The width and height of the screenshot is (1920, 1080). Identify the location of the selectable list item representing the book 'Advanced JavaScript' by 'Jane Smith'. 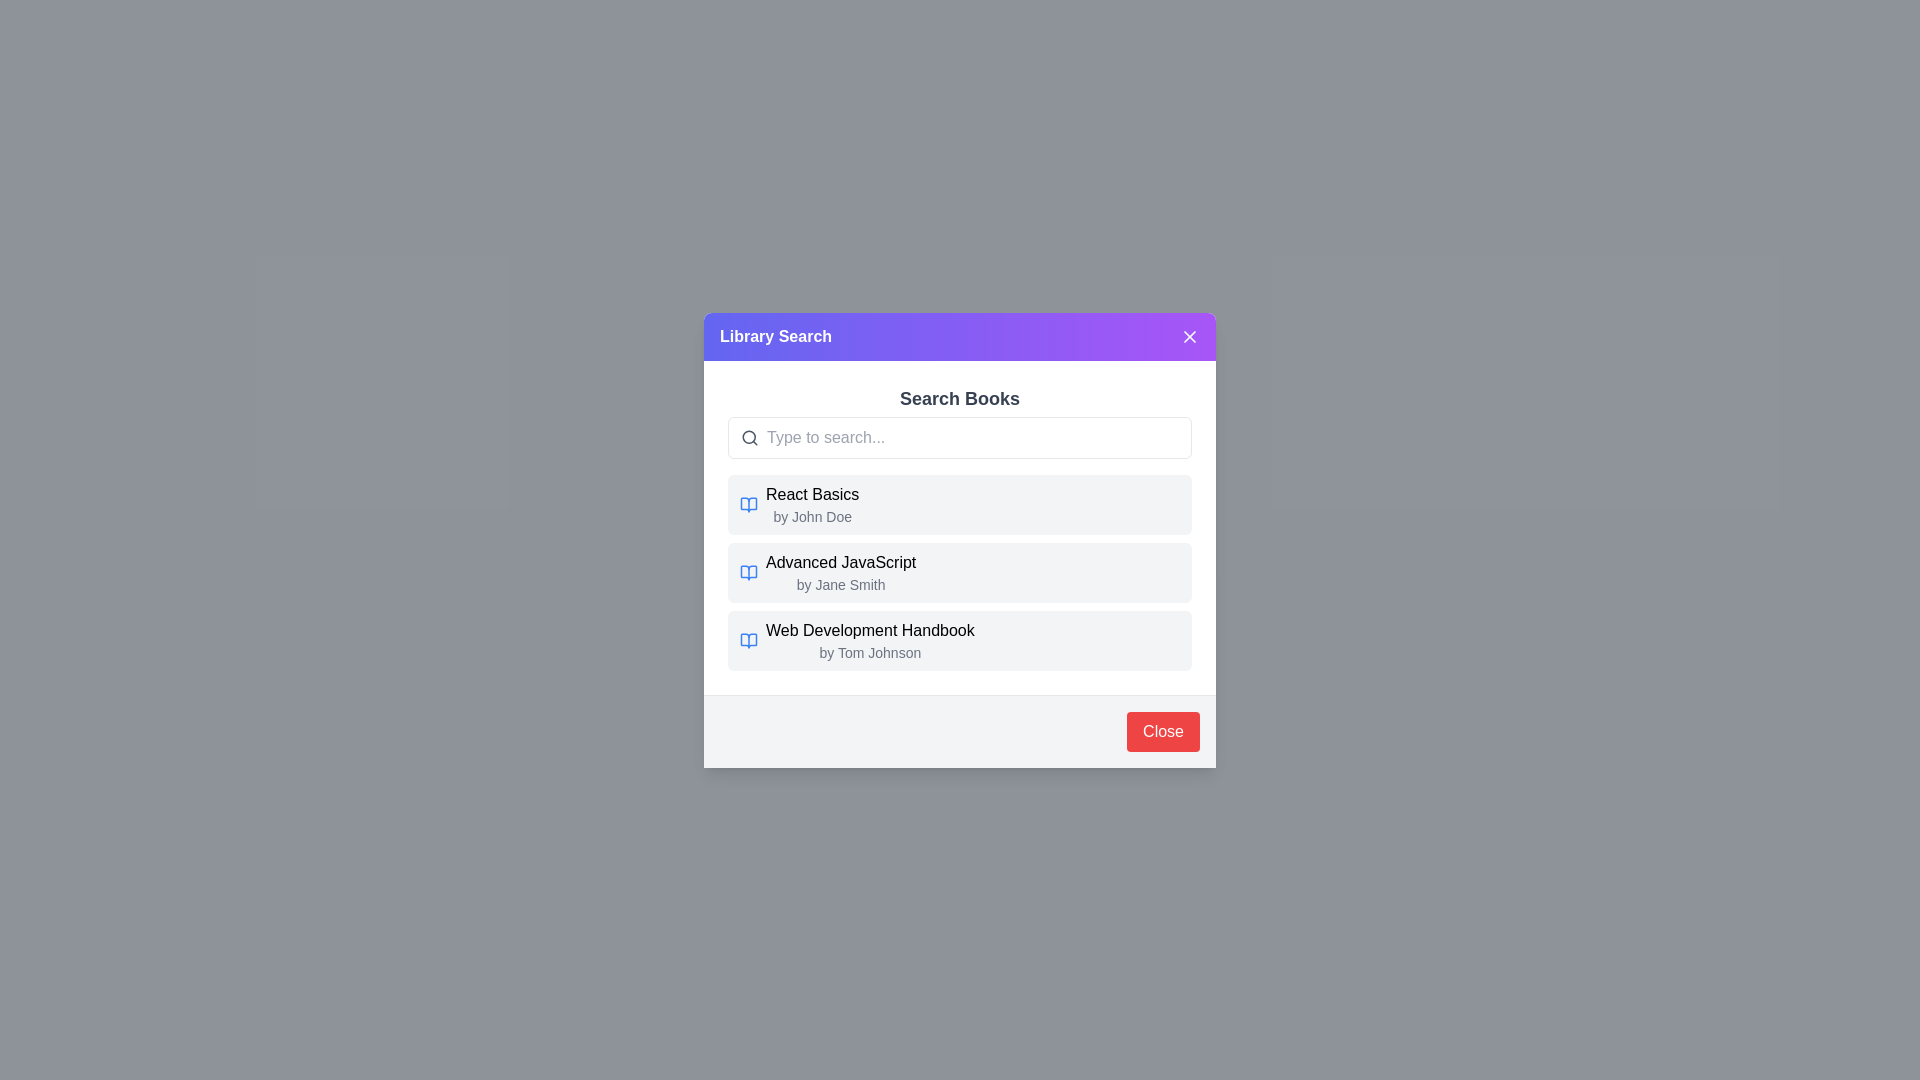
(960, 572).